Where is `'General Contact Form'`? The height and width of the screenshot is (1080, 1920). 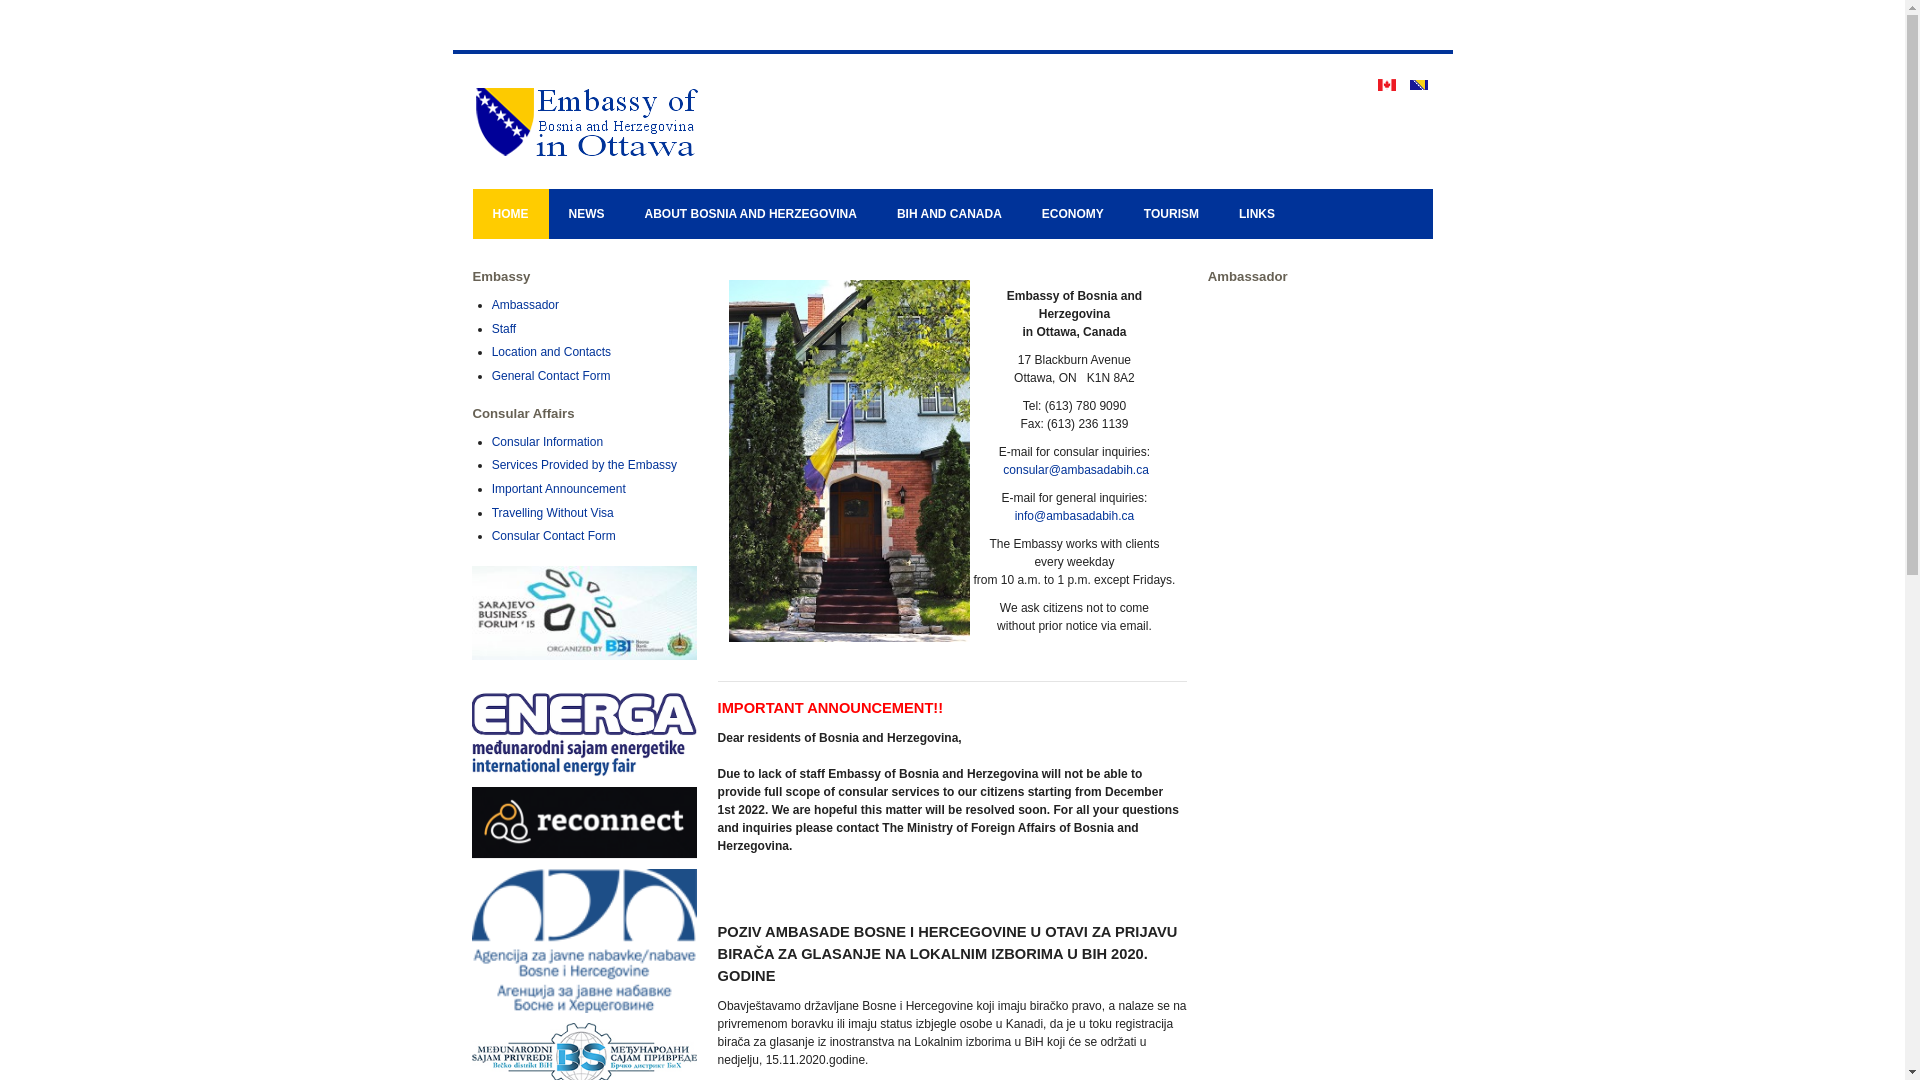
'General Contact Form' is located at coordinates (551, 375).